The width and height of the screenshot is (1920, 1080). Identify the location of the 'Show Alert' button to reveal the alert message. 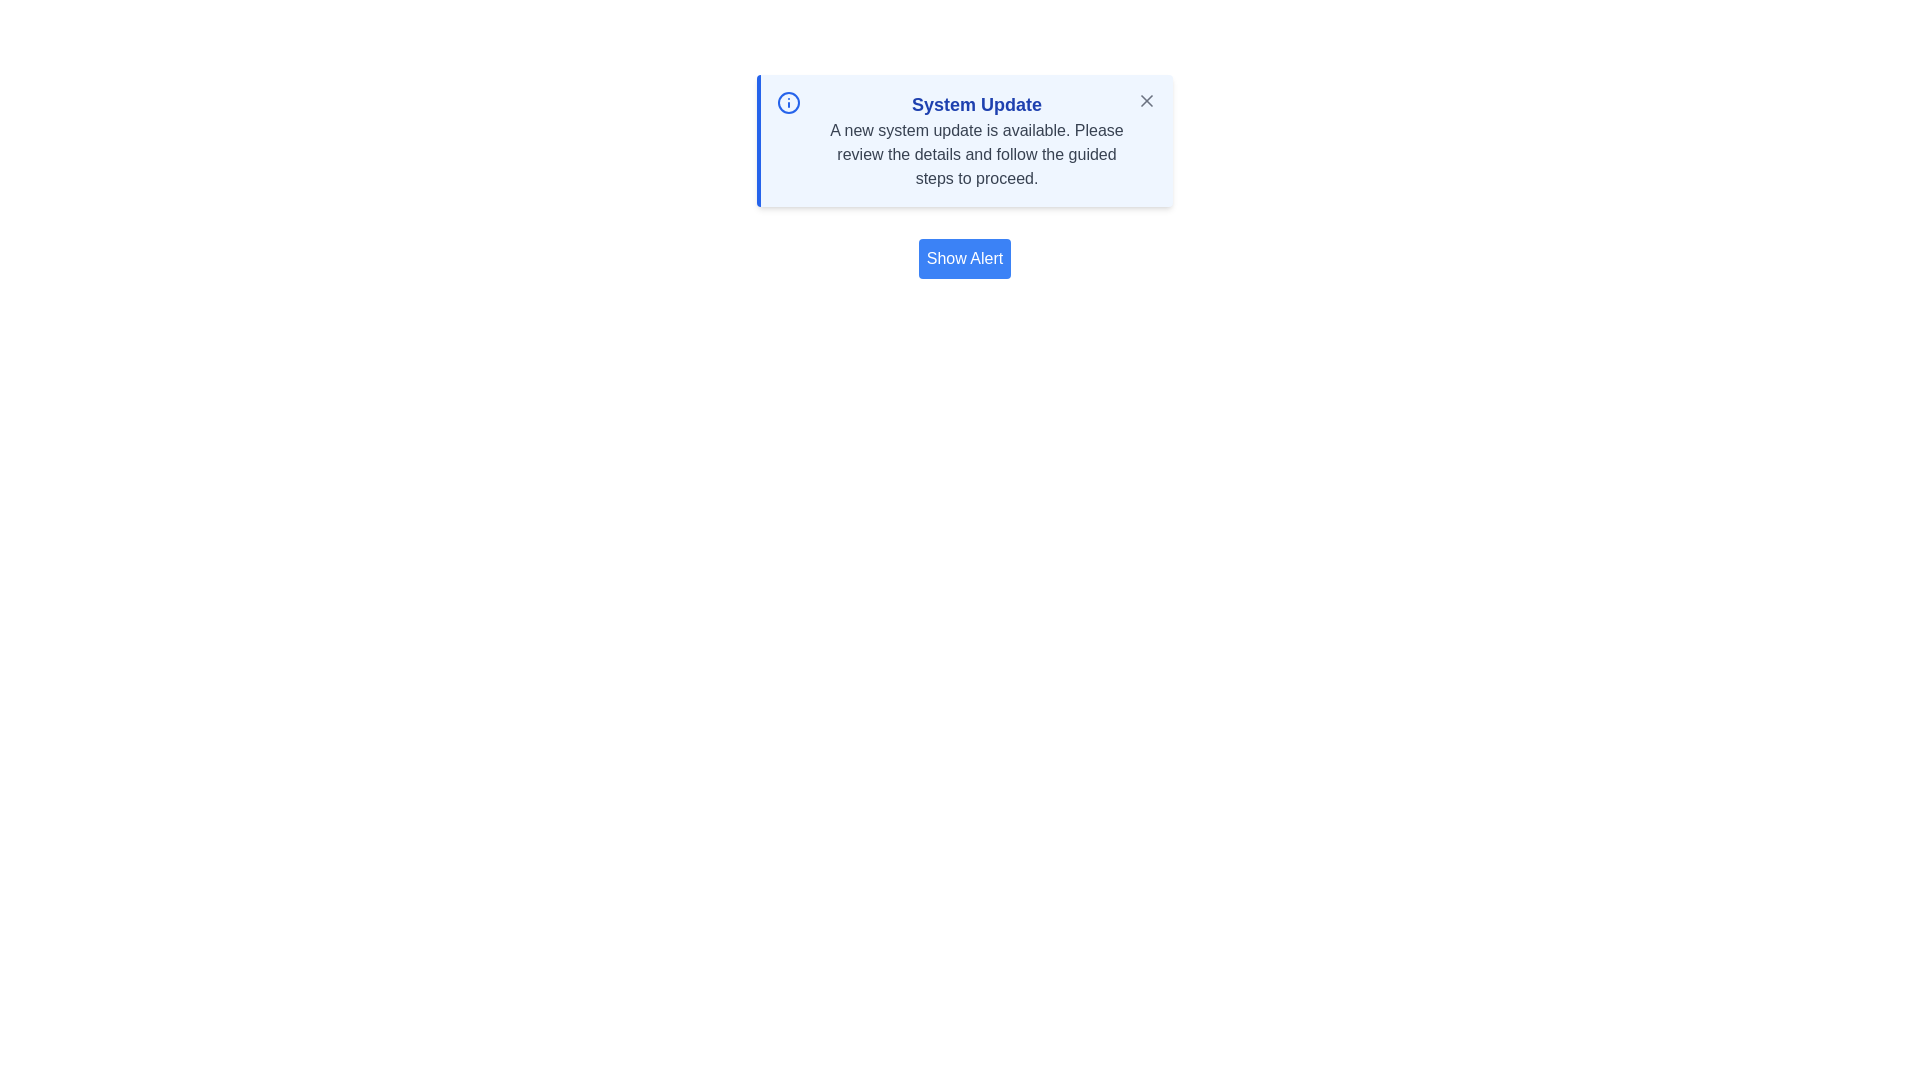
(964, 257).